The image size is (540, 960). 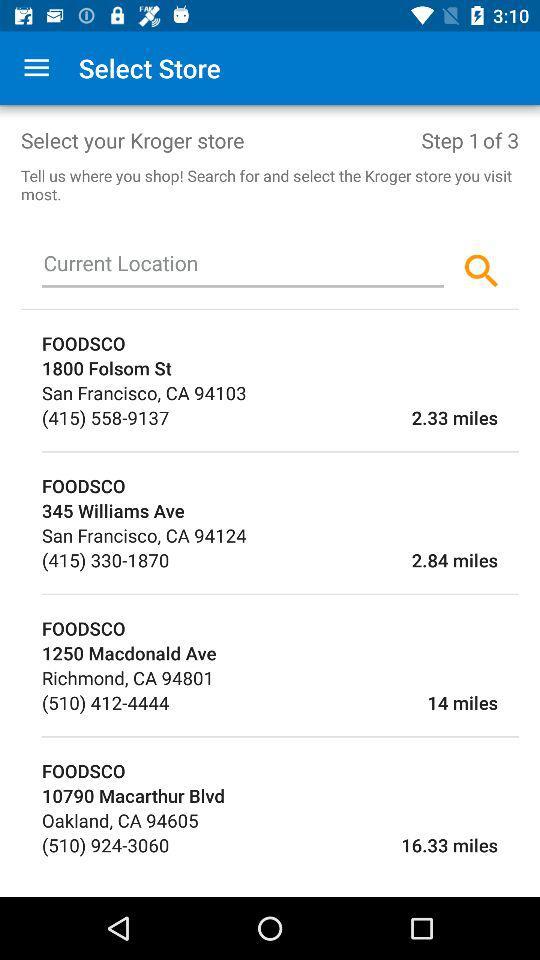 What do you see at coordinates (279, 451) in the screenshot?
I see `the item above the foodsco item` at bounding box center [279, 451].